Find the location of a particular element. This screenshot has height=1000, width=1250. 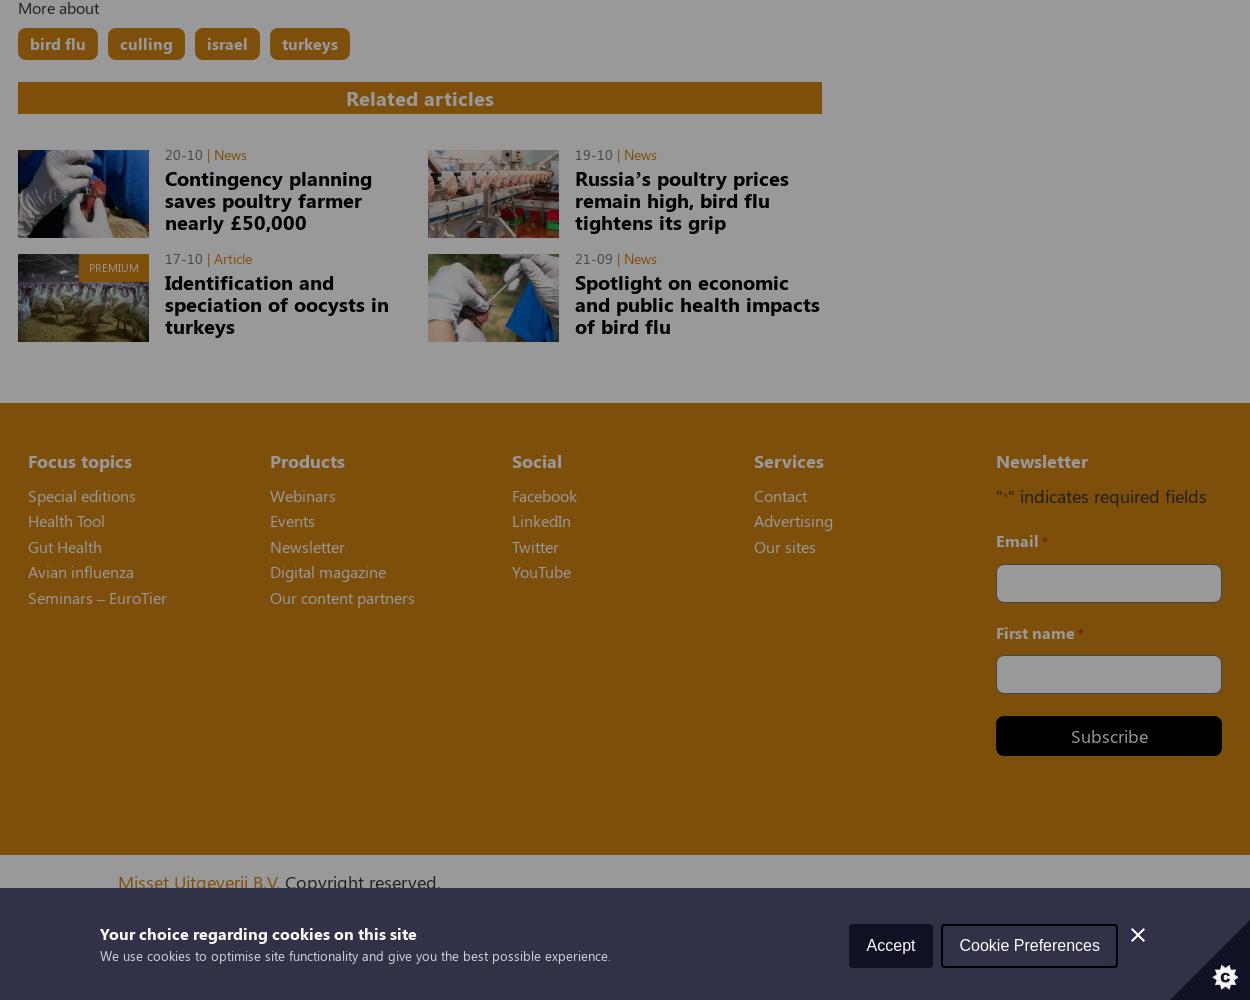

'Twitter' is located at coordinates (535, 545).